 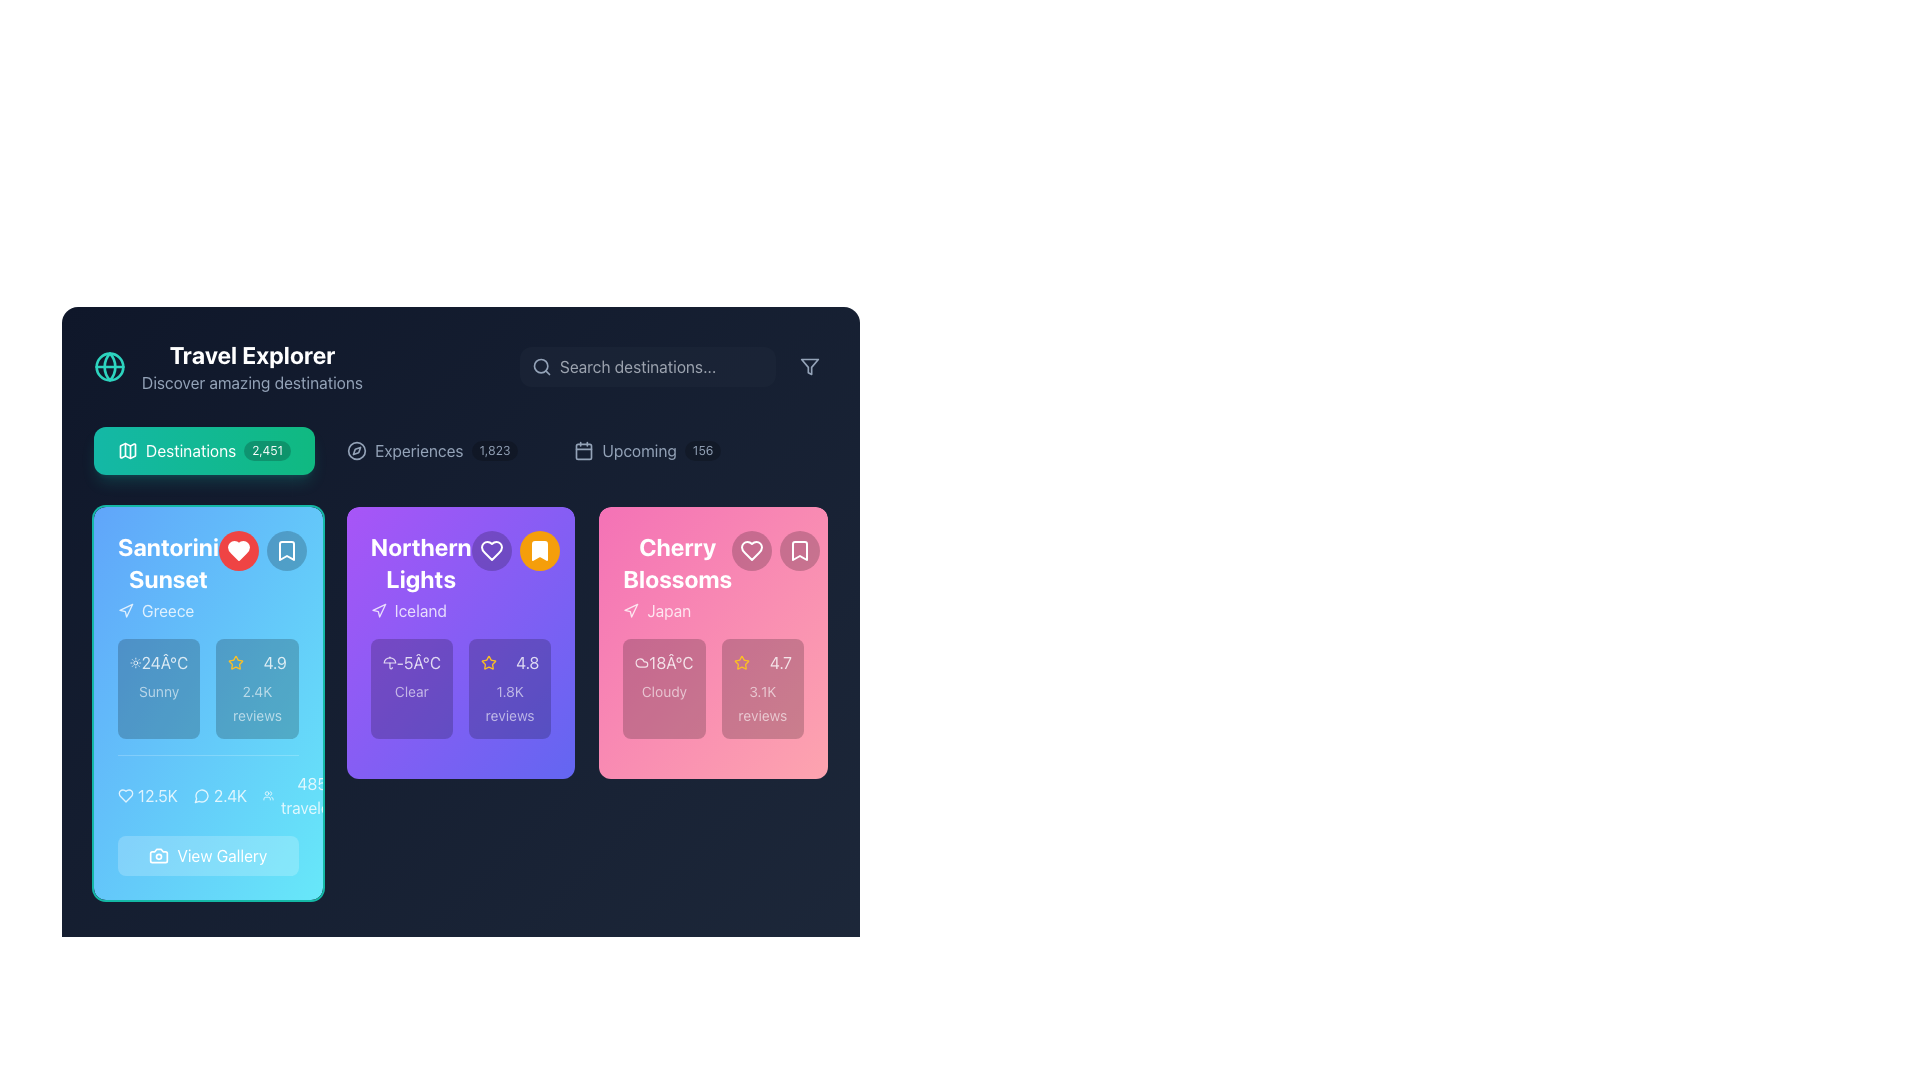 What do you see at coordinates (158, 855) in the screenshot?
I see `the camera icon within the 'View Gallery' button located at the lower section of the 'Santorini Sunset' card` at bounding box center [158, 855].